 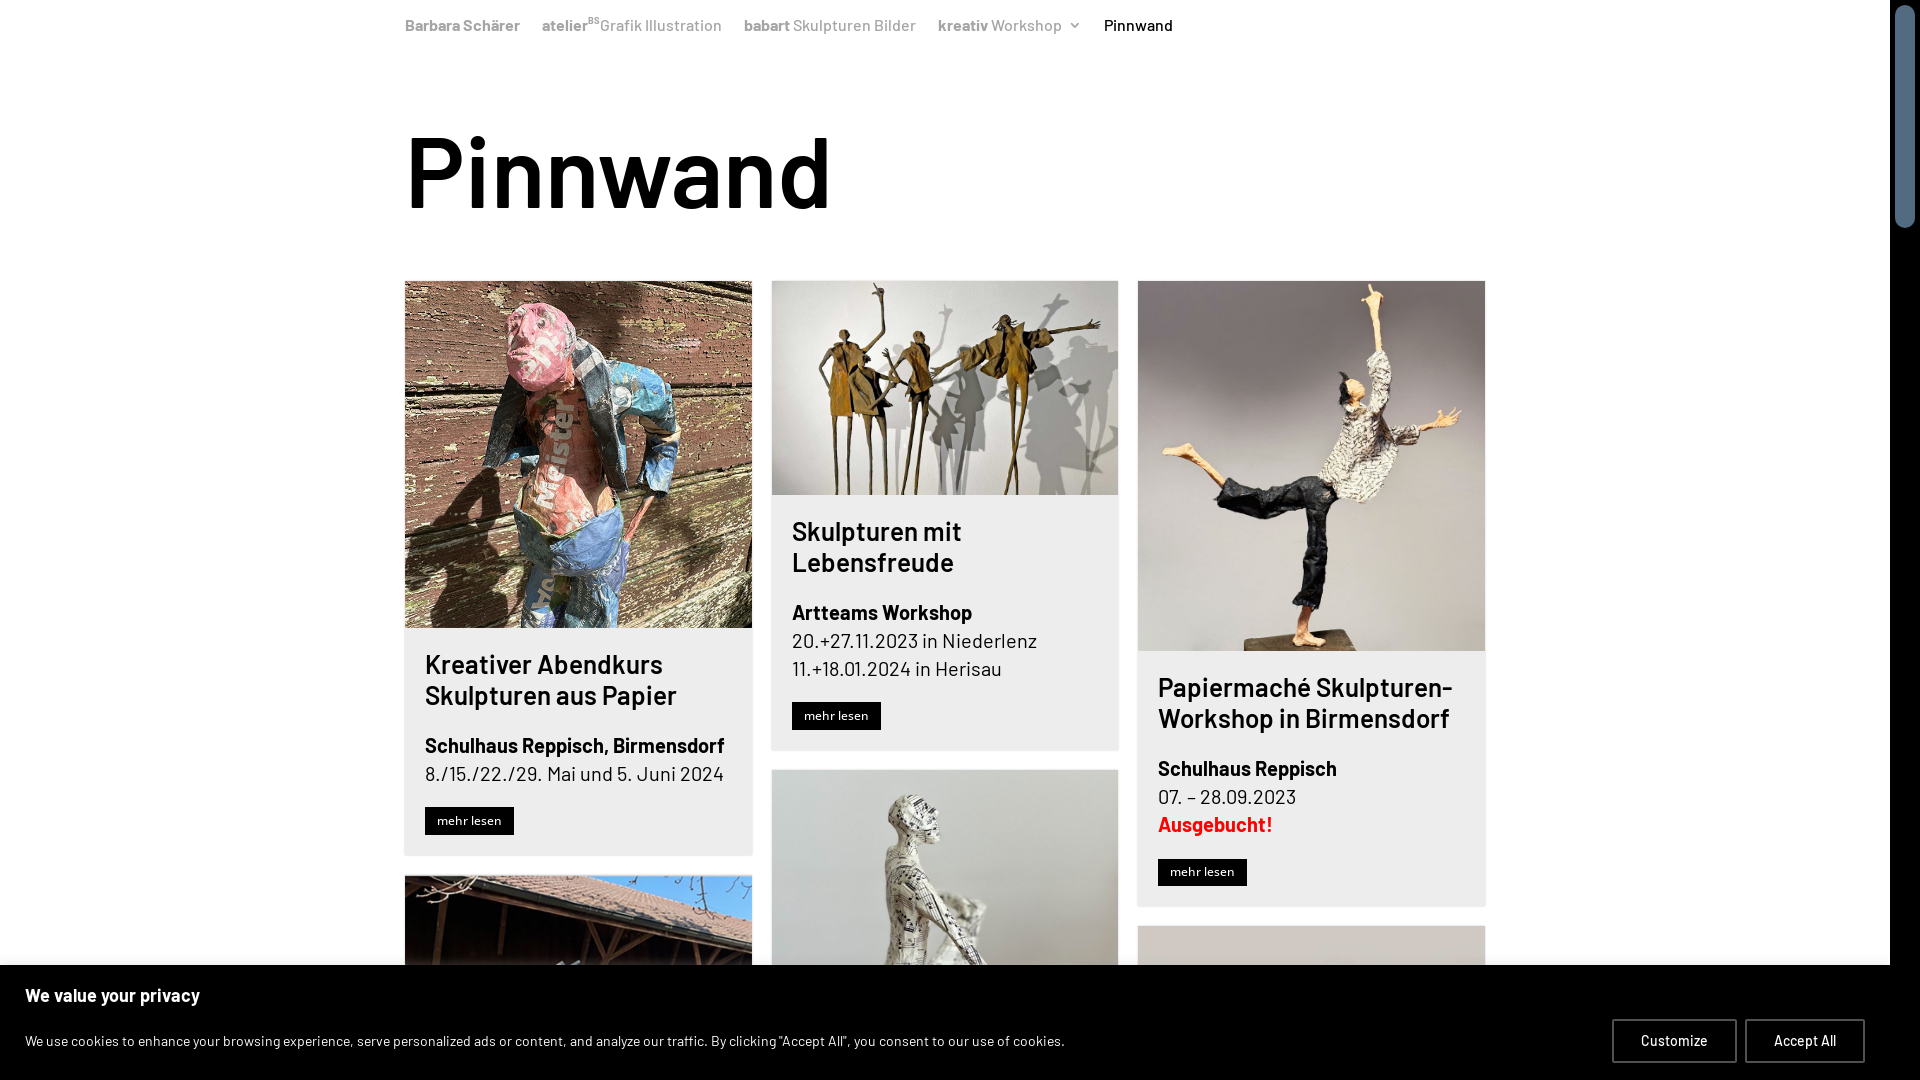 I want to click on 'Customize', so click(x=1674, y=1039).